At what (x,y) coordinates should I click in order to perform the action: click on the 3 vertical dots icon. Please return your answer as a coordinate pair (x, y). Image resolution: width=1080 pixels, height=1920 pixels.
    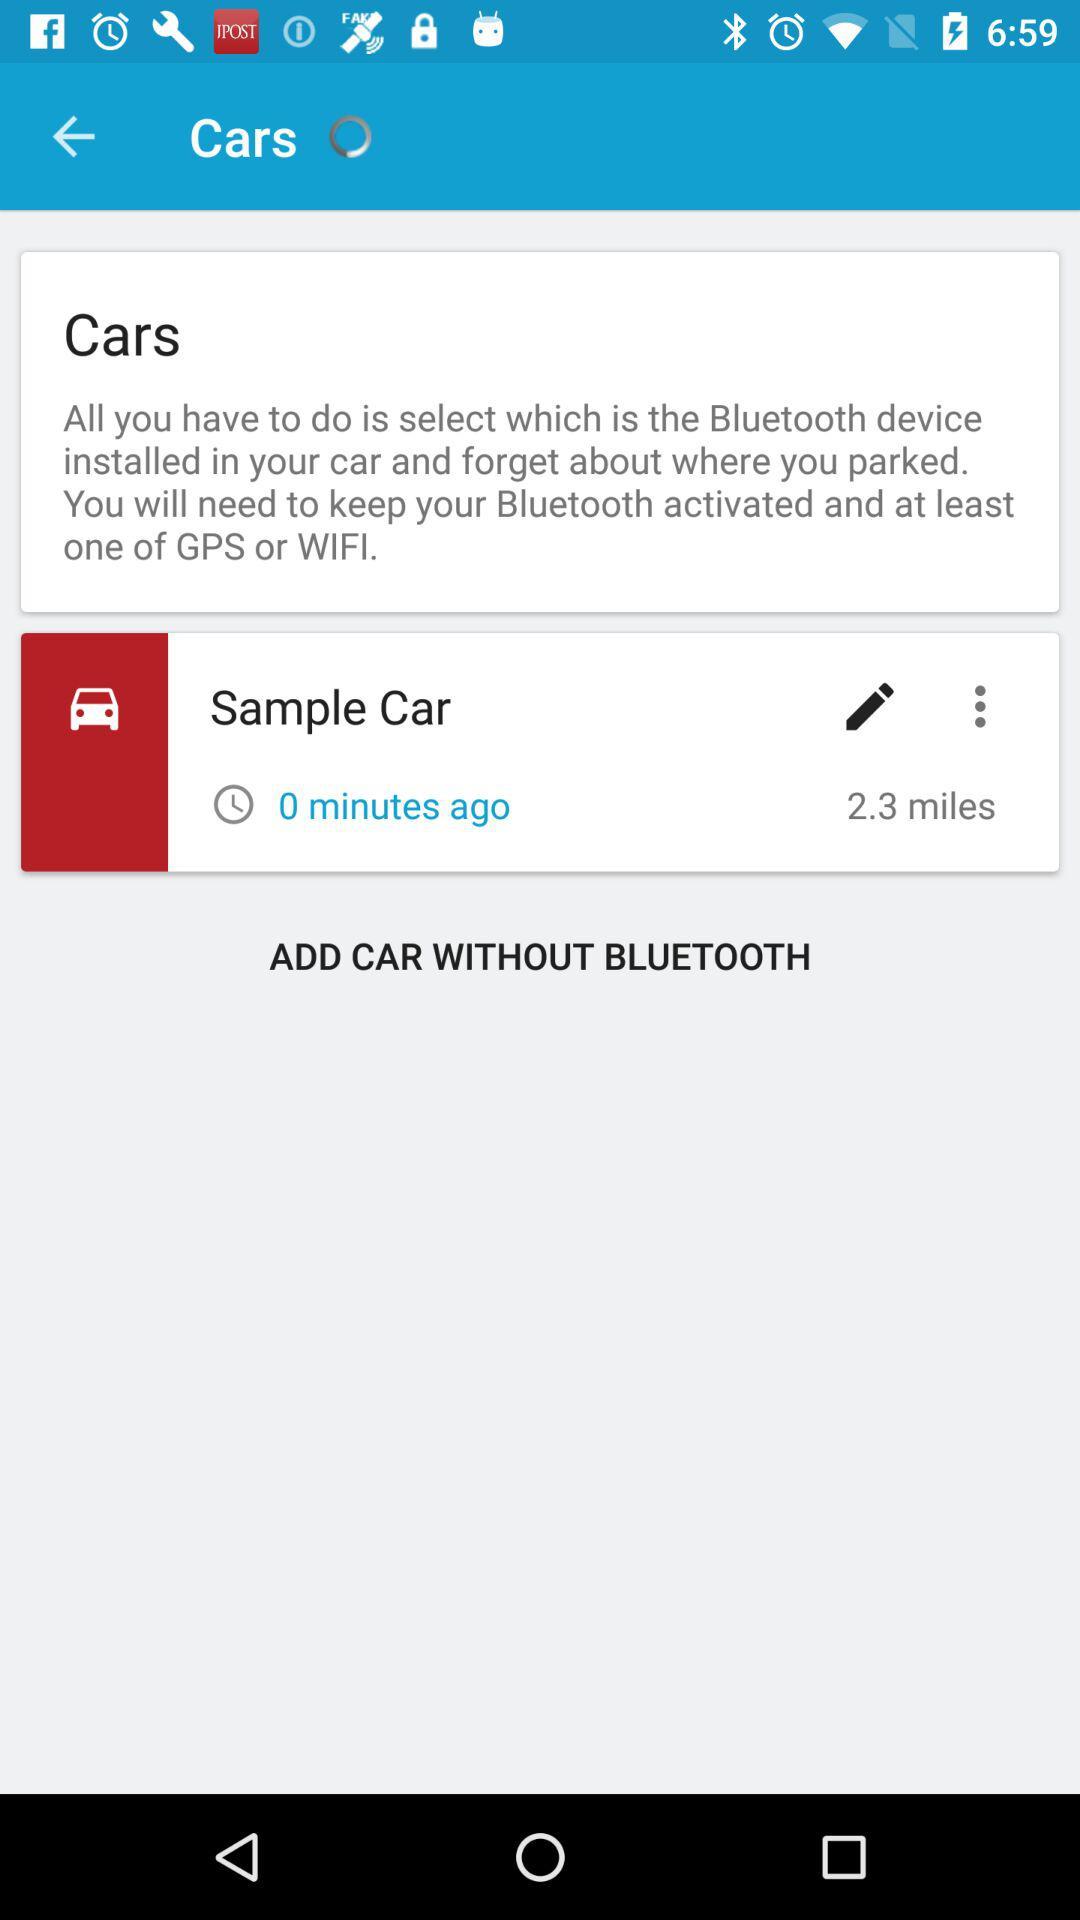
    Looking at the image, I should click on (984, 706).